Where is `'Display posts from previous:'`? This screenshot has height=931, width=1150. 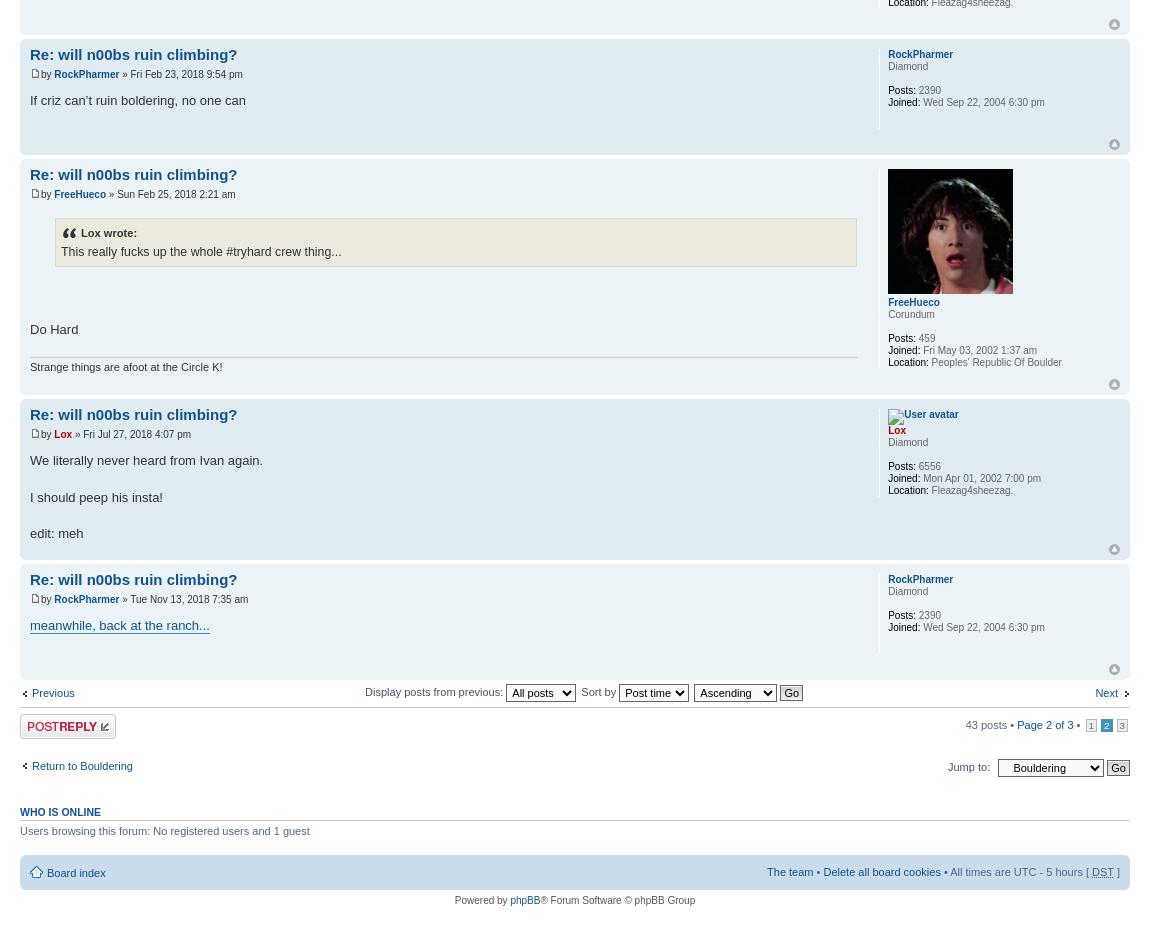
'Display posts from previous:' is located at coordinates (435, 691).